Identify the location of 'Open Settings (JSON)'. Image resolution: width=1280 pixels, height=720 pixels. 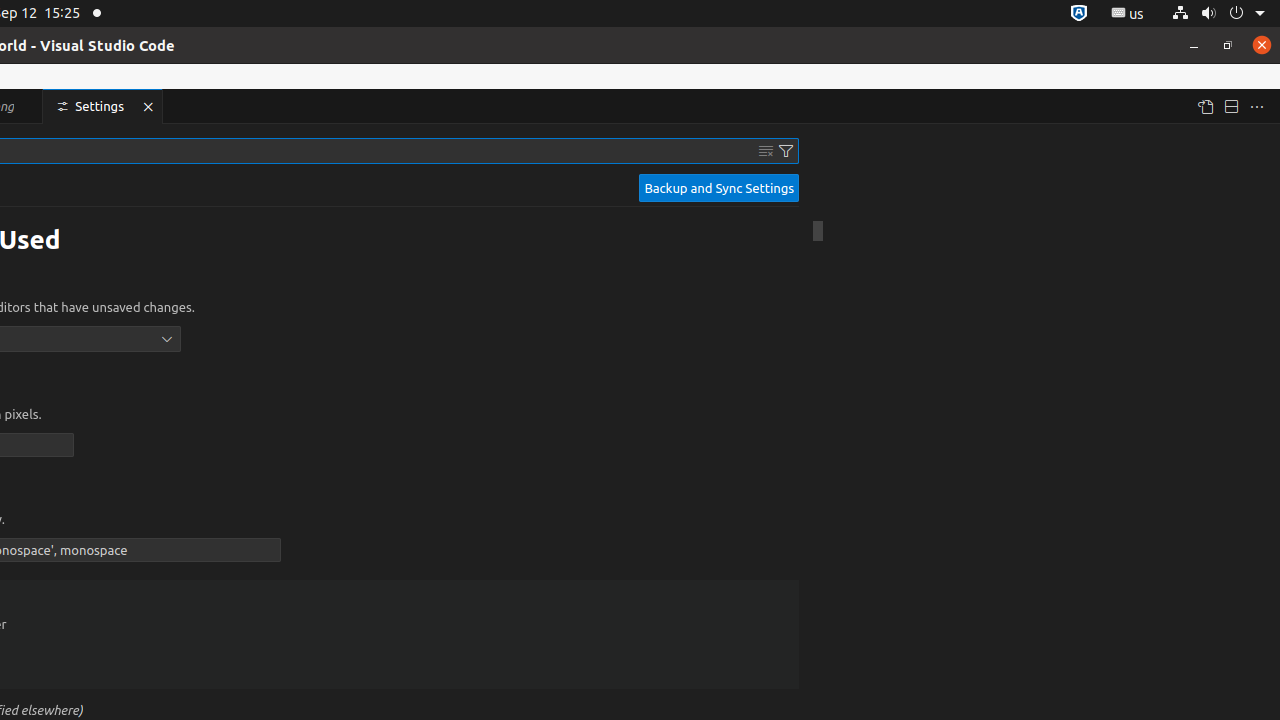
(1203, 106).